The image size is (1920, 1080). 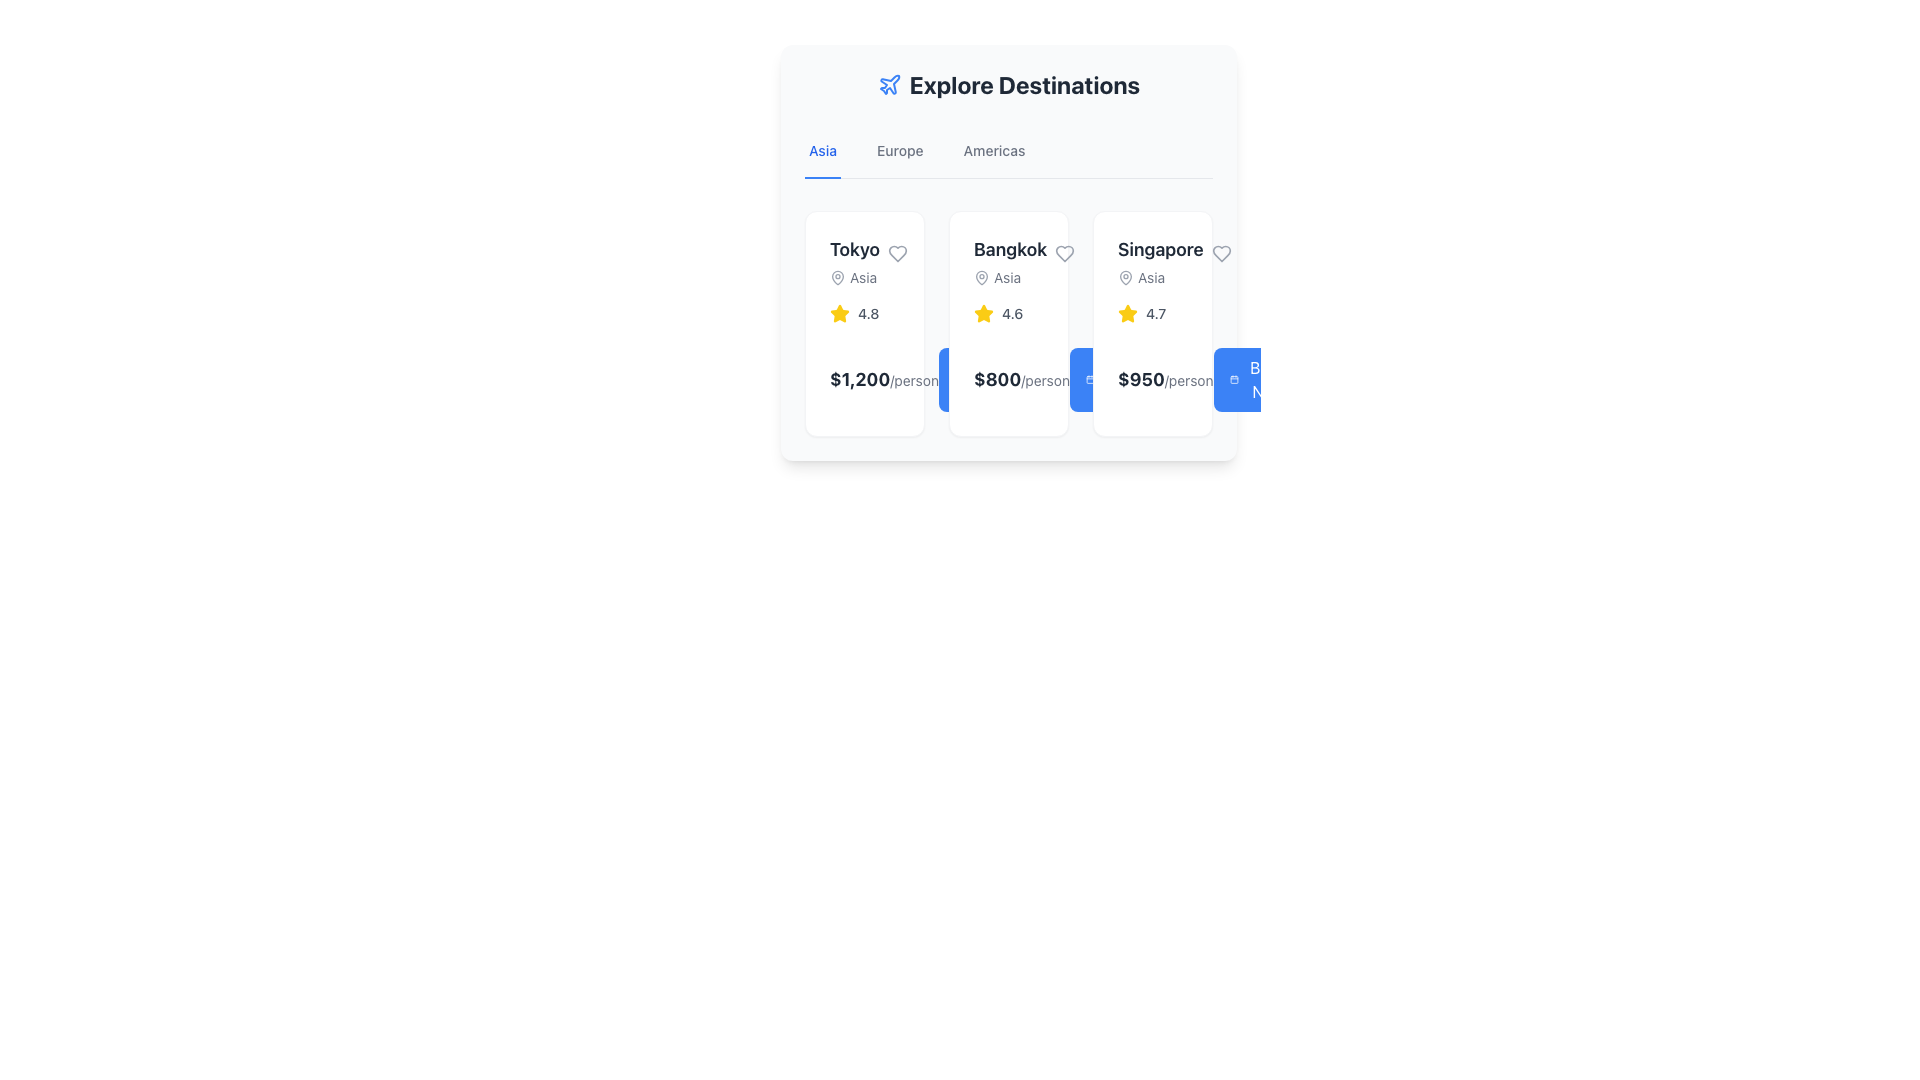 What do you see at coordinates (899, 150) in the screenshot?
I see `the 'Europe' tab in the navigation group to bring it into keyboard navigation focus` at bounding box center [899, 150].